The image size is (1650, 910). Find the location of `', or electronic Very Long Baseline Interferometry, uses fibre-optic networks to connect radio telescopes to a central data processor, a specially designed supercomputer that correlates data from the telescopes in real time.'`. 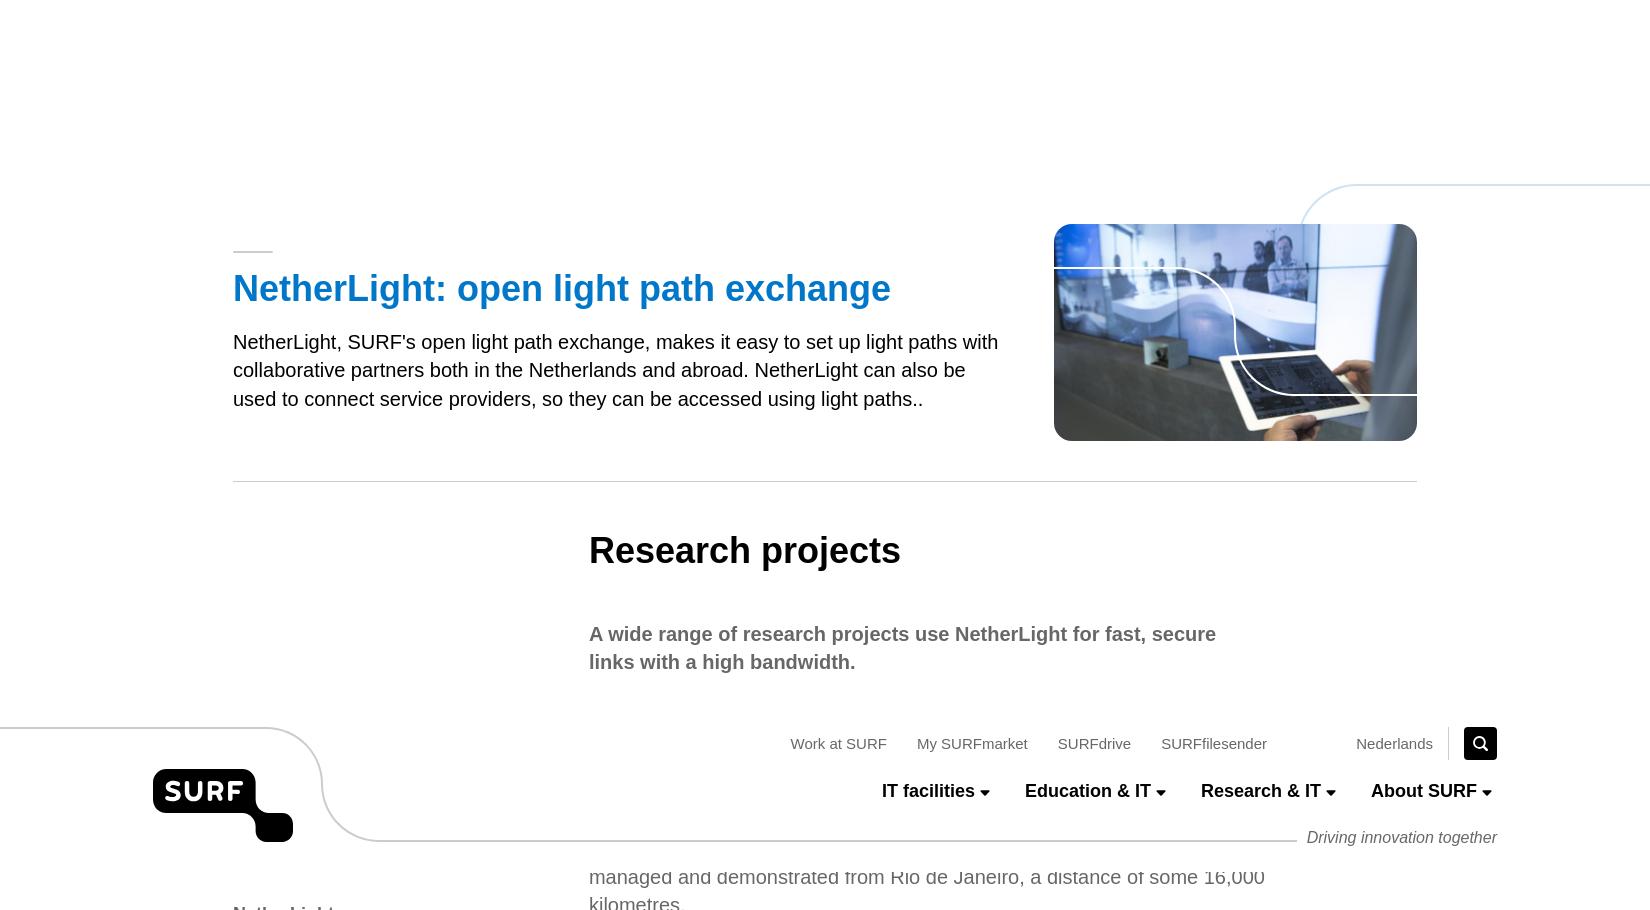

', or electronic Very Long Baseline Interferometry, uses fibre-optic networks to connect radio telescopes to a central data processor, a specially designed supercomputer that correlates data from the telescopes in real time.' is located at coordinates (925, 340).